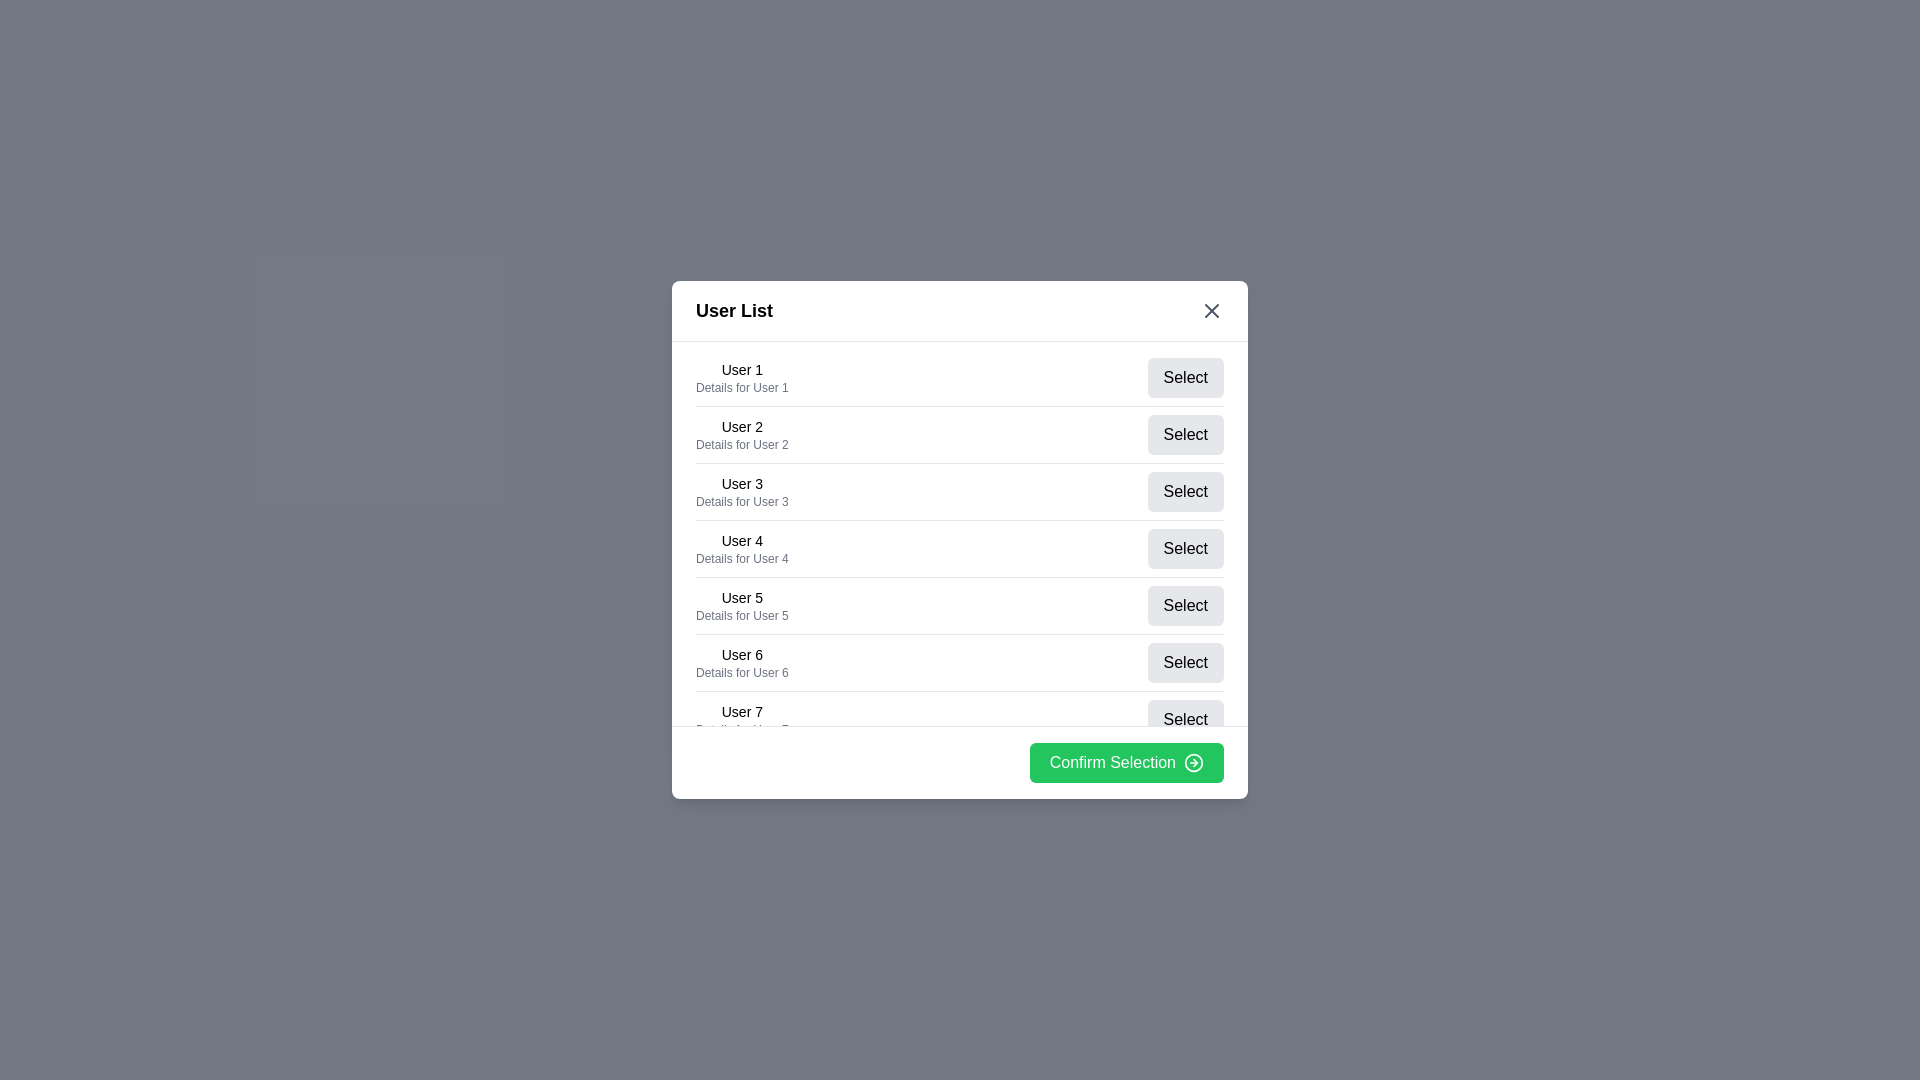 Image resolution: width=1920 pixels, height=1080 pixels. I want to click on 'Select' button for user 1, so click(1185, 378).